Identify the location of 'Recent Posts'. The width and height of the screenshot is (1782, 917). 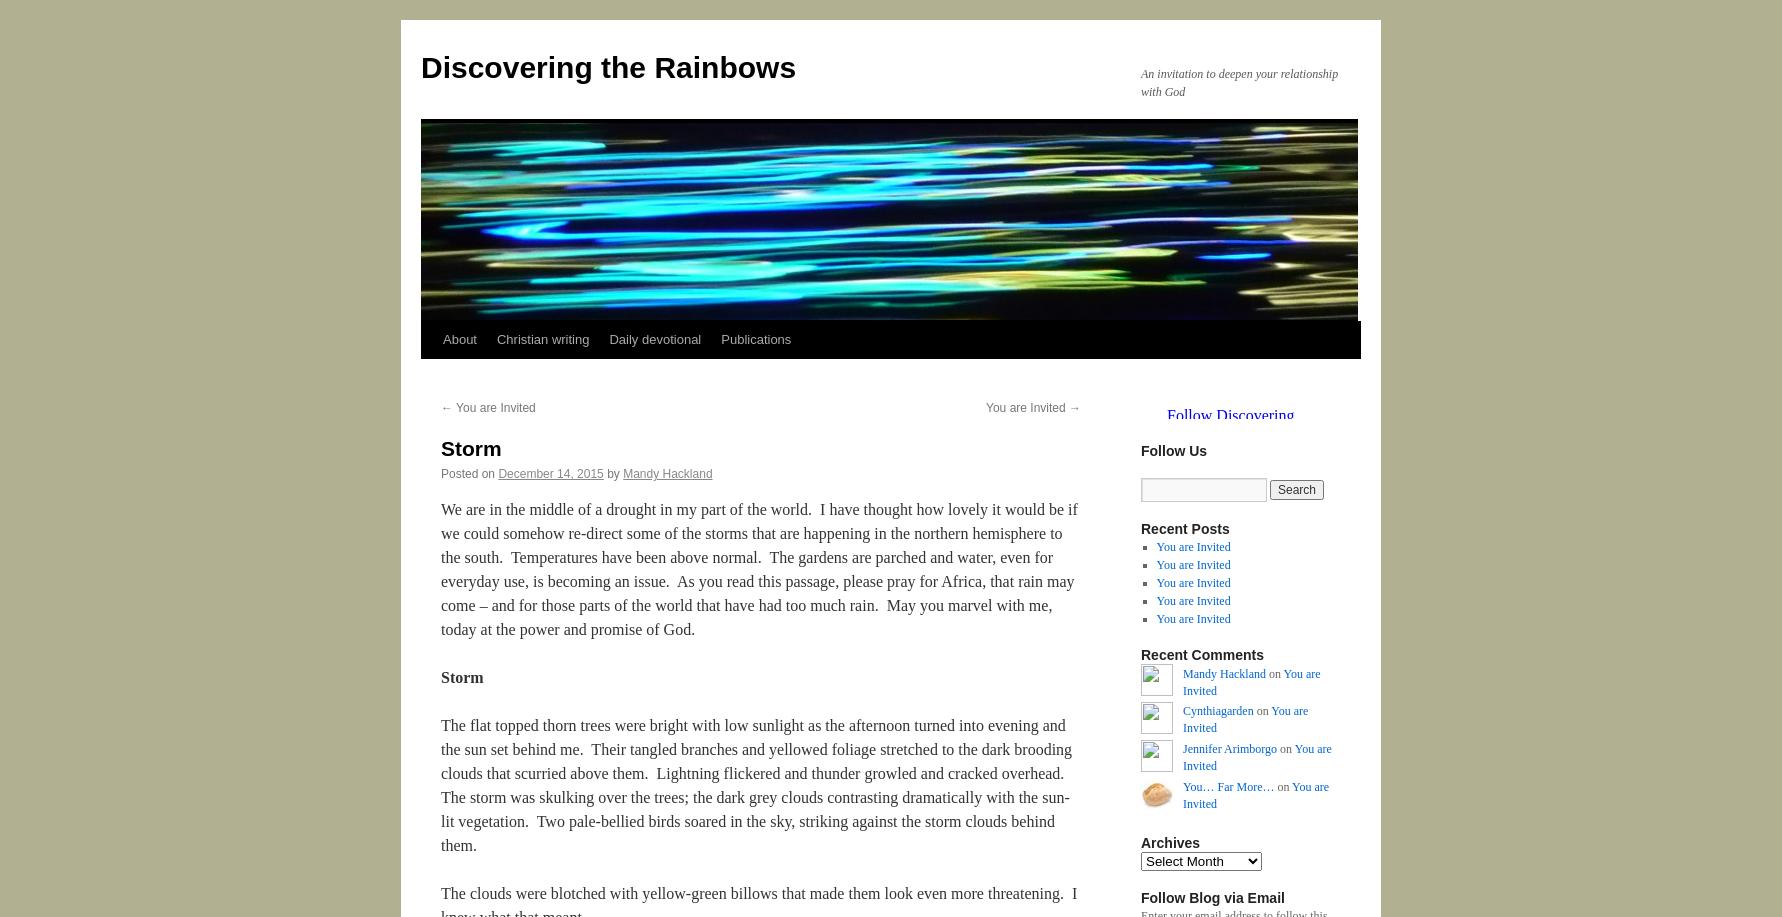
(1141, 529).